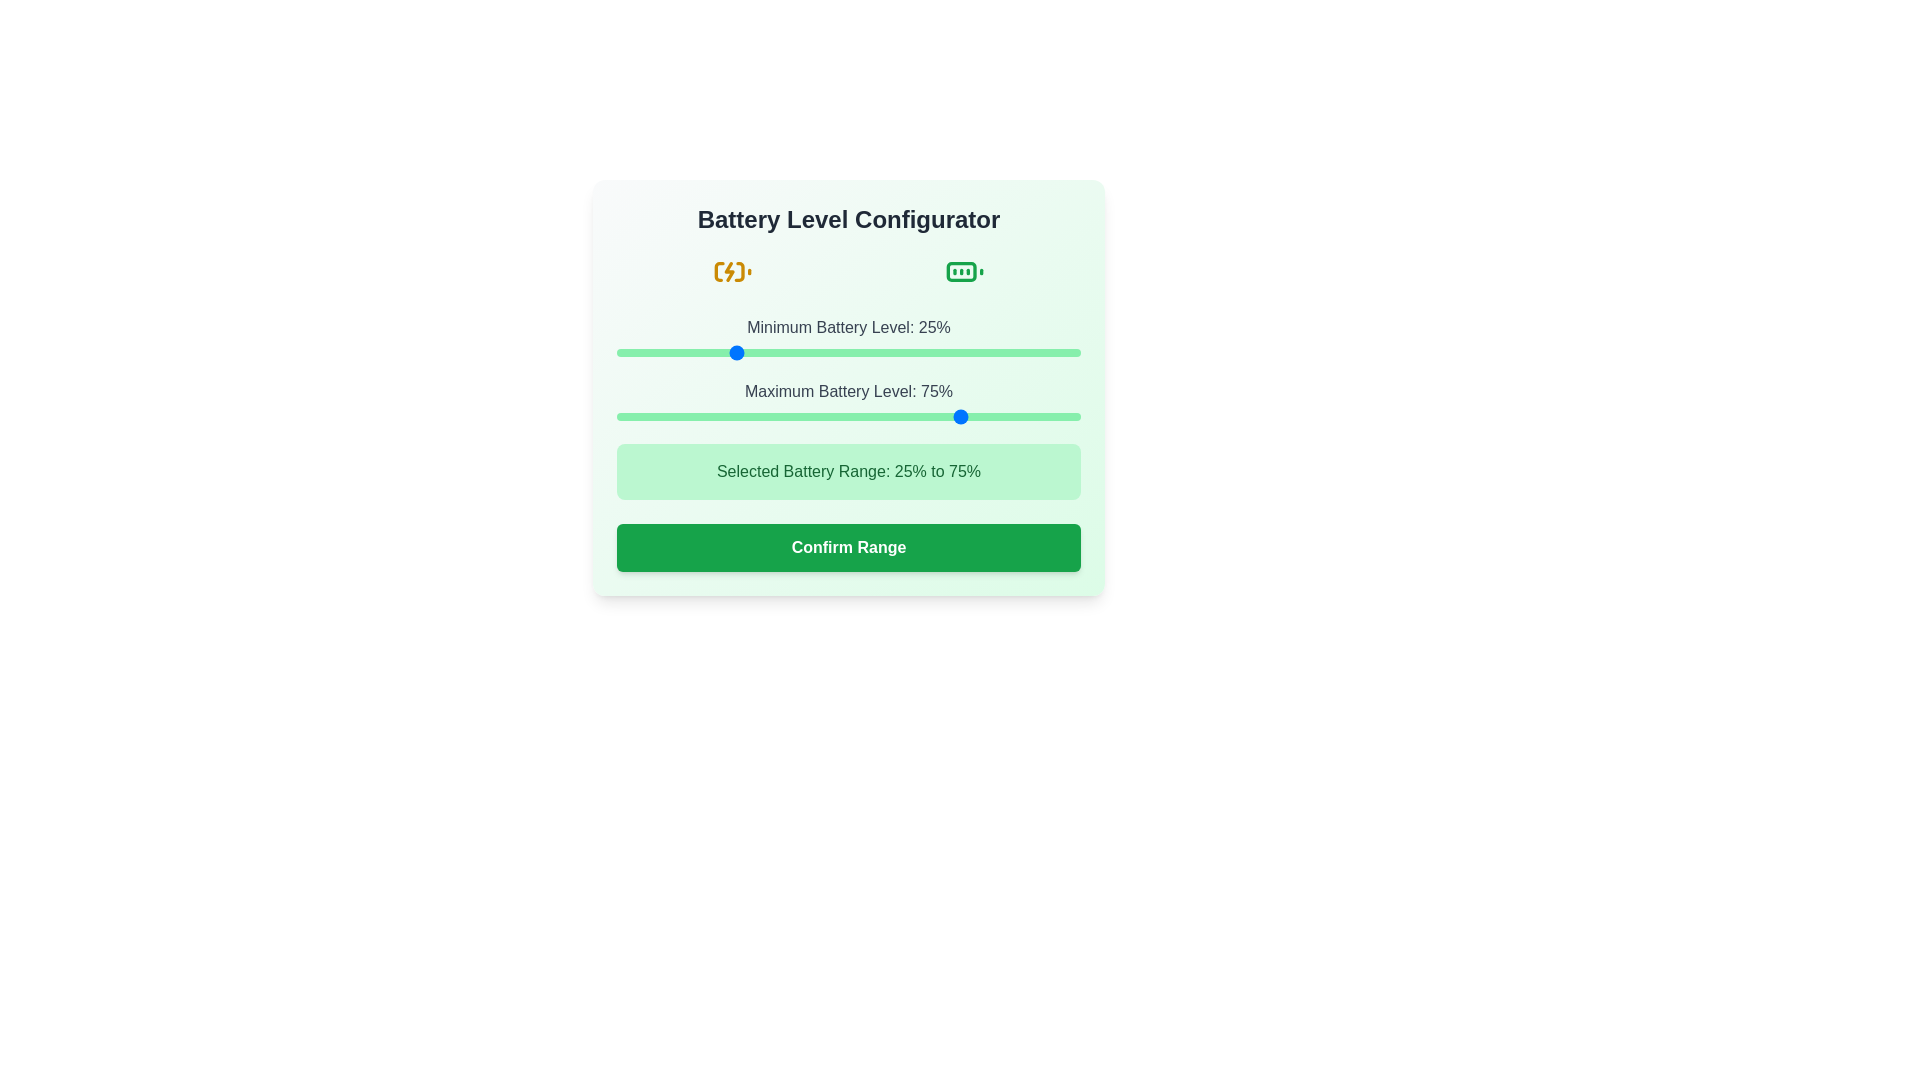 This screenshot has height=1080, width=1920. What do you see at coordinates (811, 415) in the screenshot?
I see `the maximum battery level` at bounding box center [811, 415].